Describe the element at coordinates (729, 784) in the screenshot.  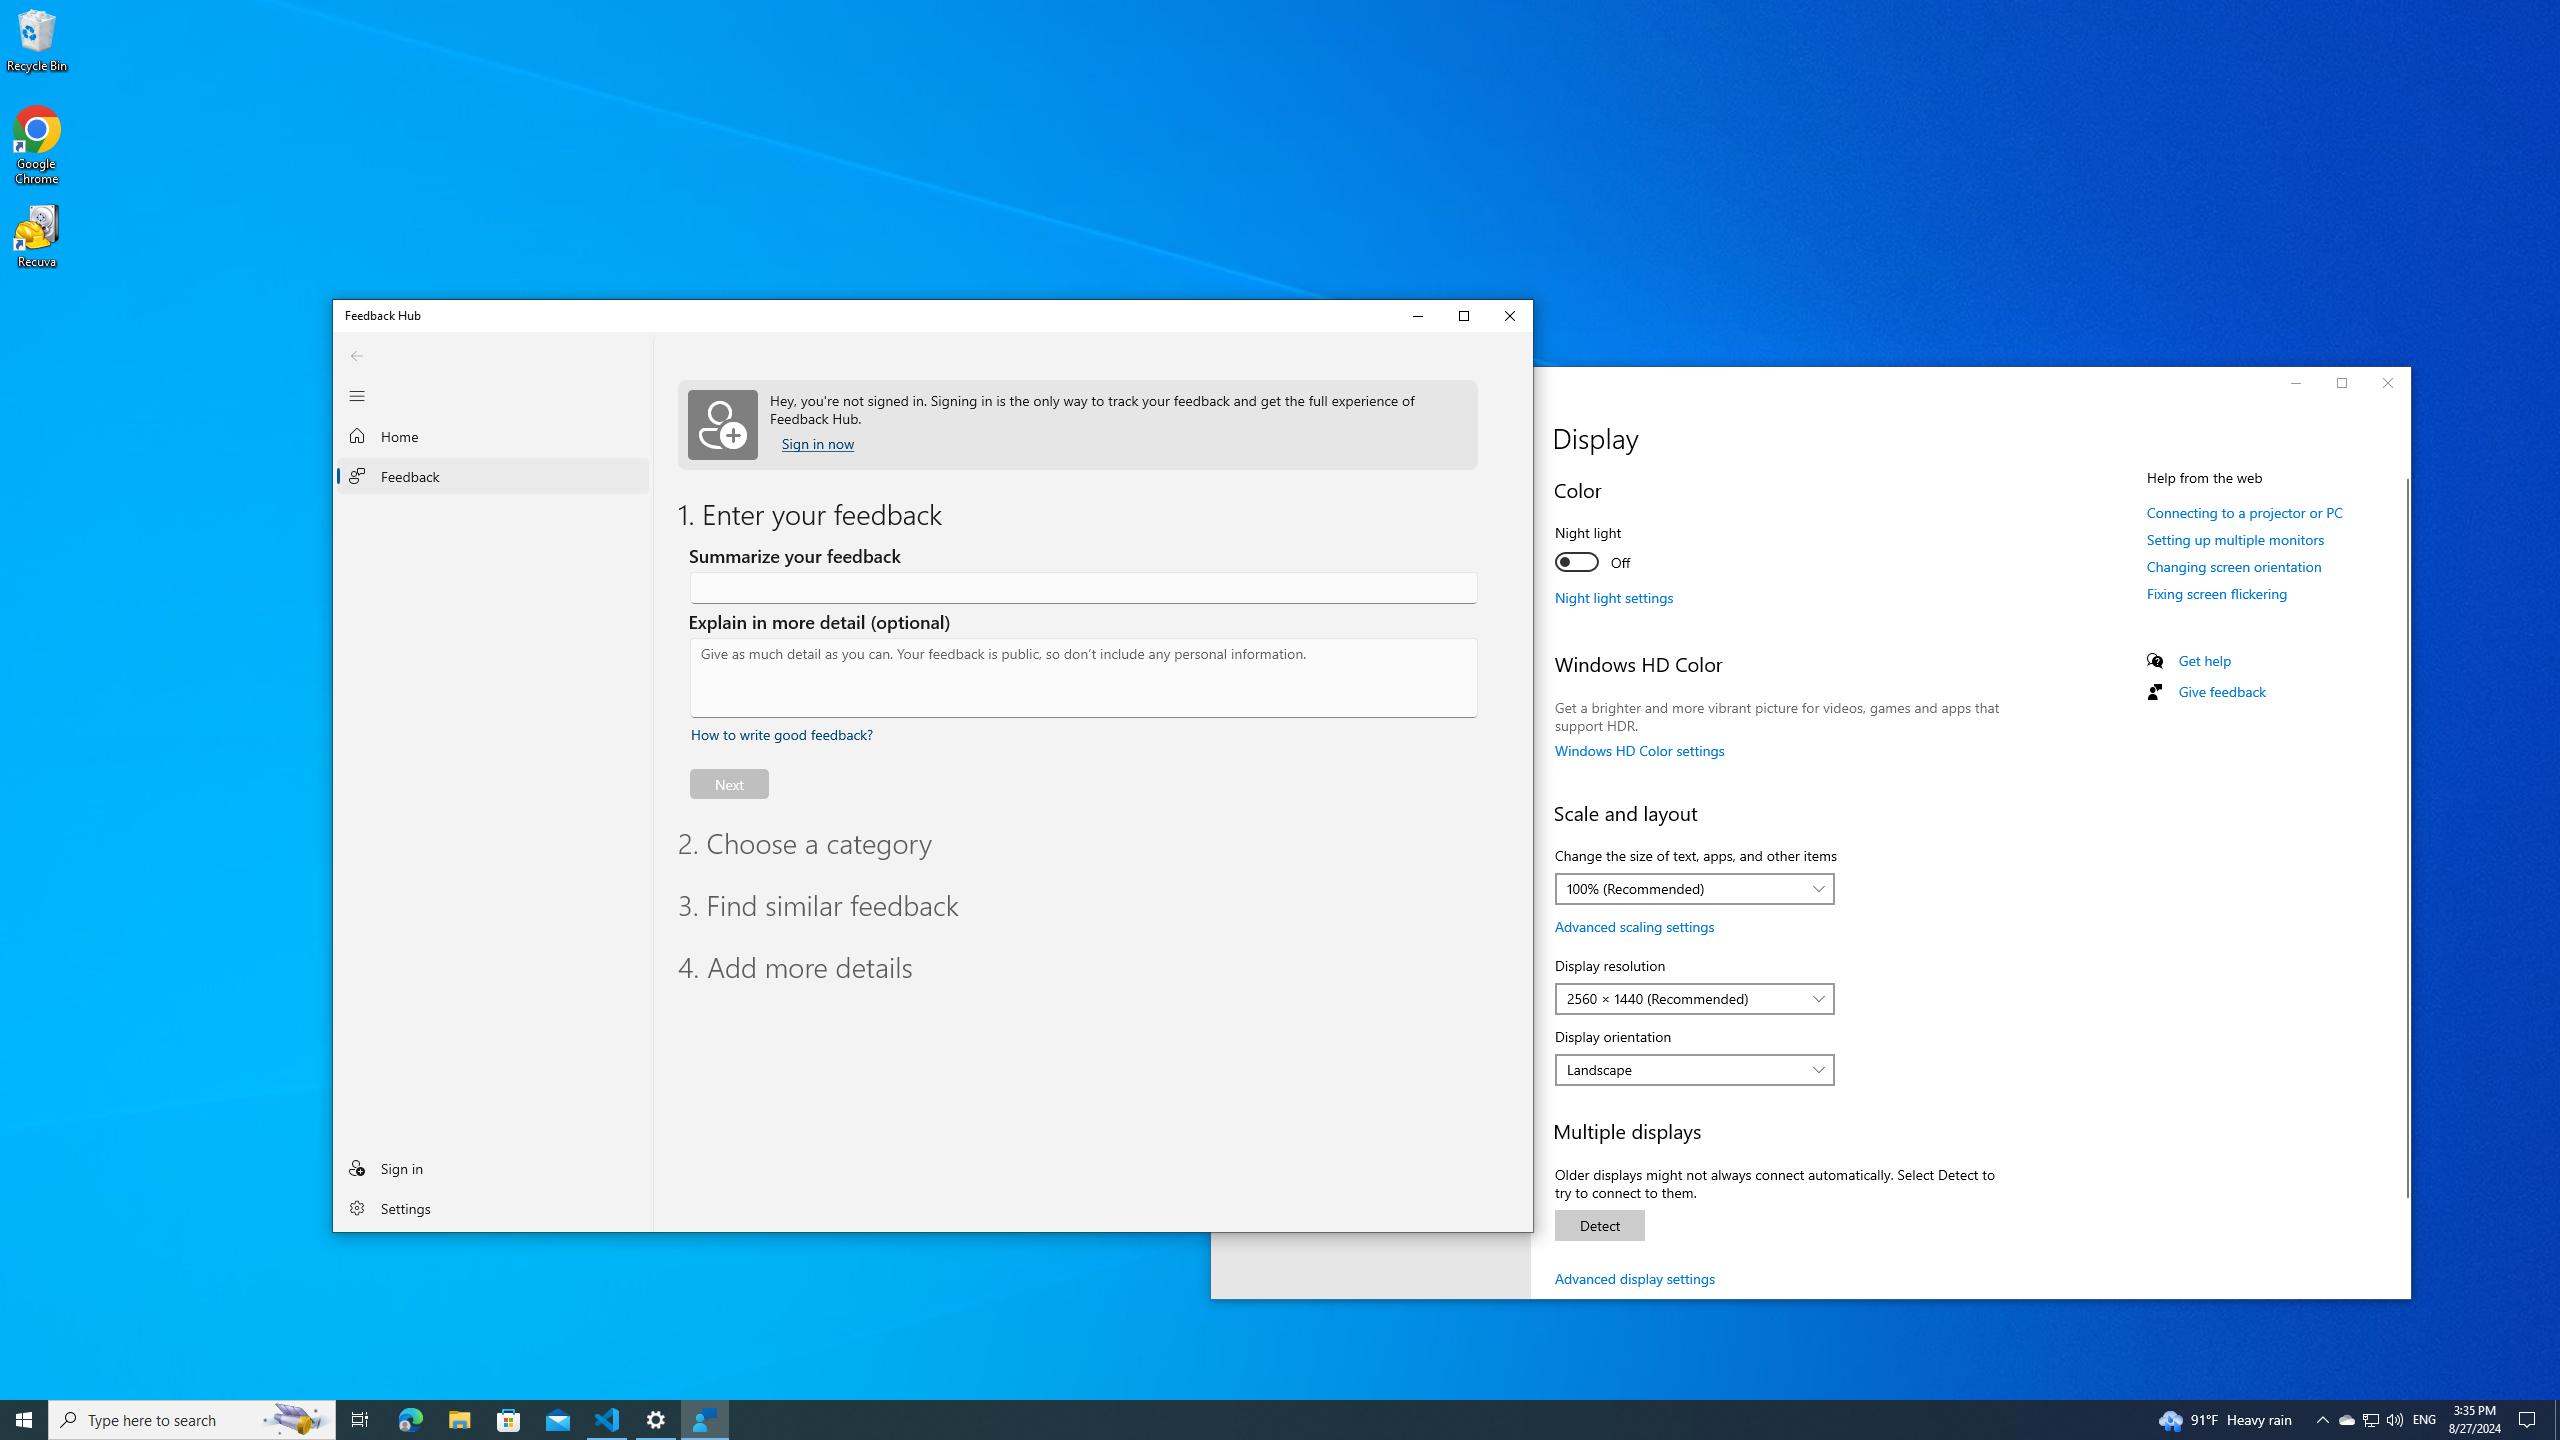
I see `'Next'` at that location.